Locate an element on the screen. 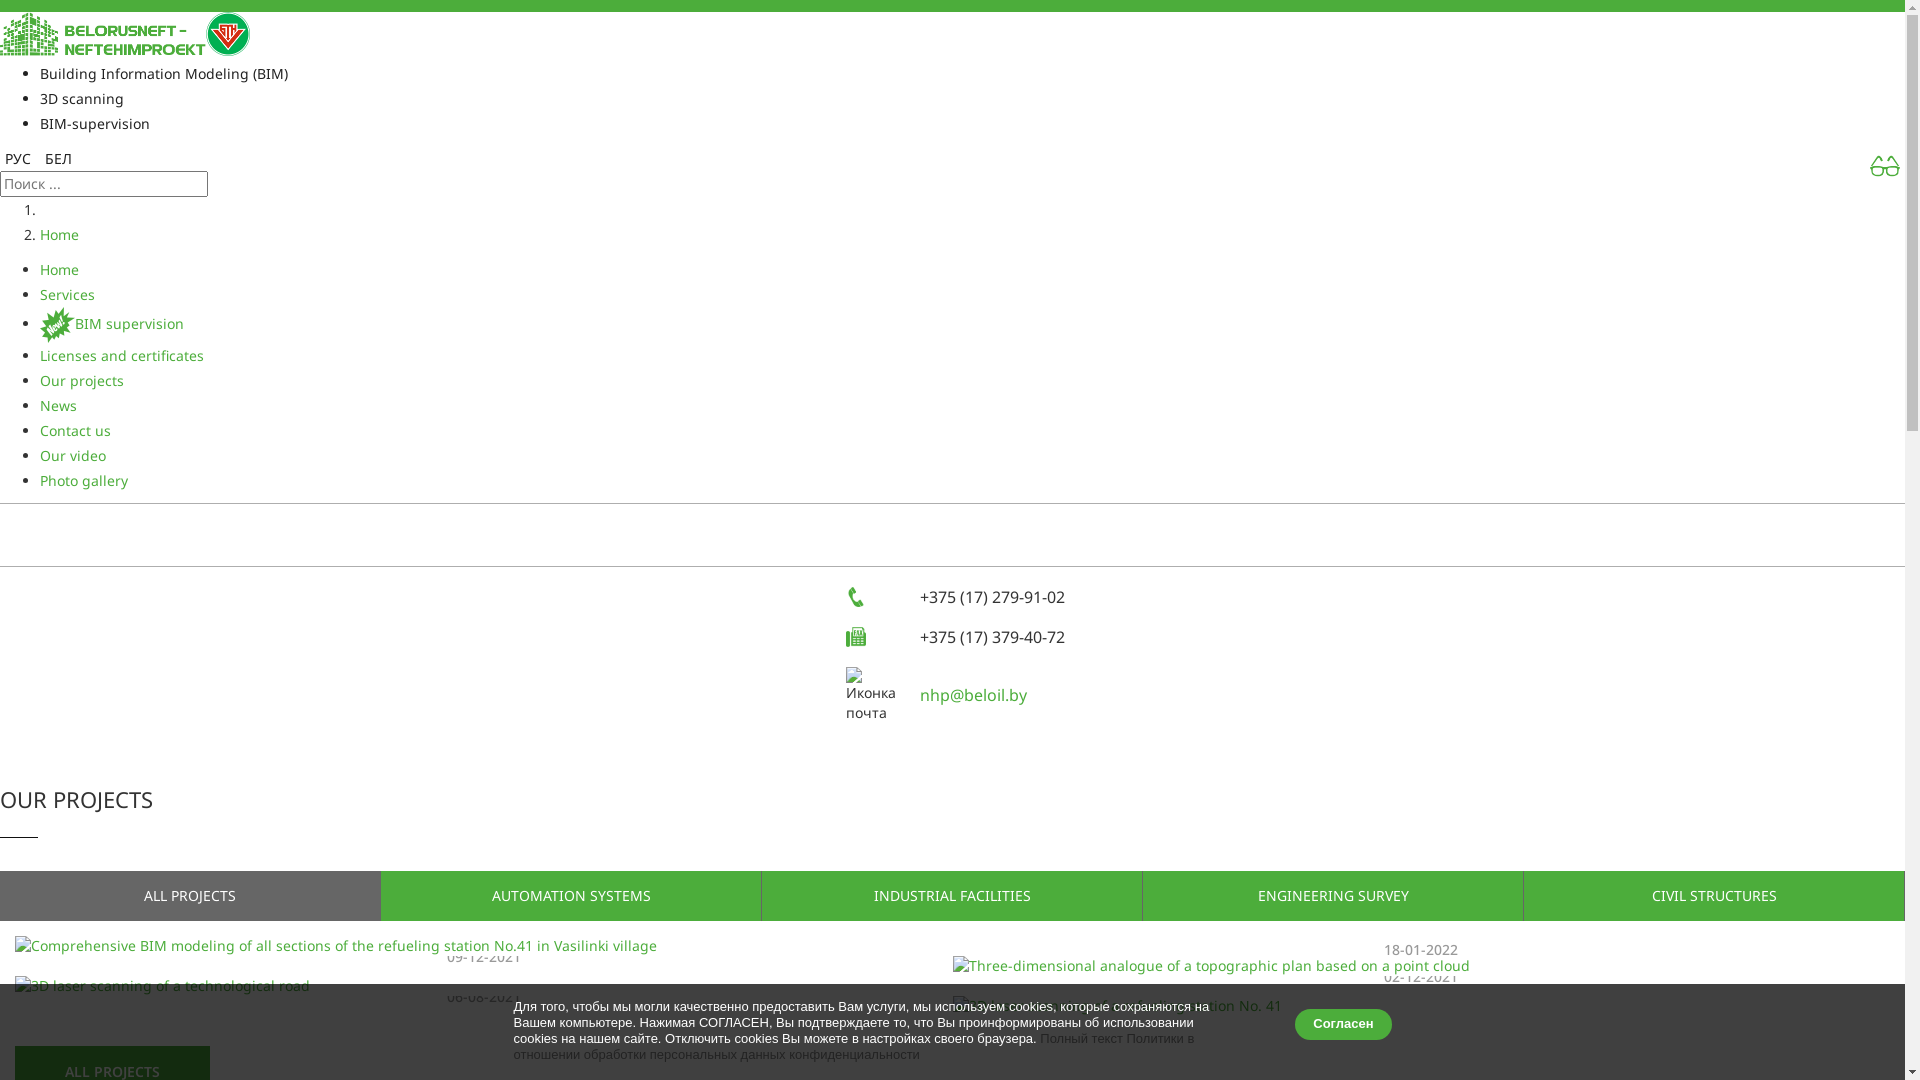 This screenshot has height=1080, width=1920. 'BIM supervision' is located at coordinates (39, 322).